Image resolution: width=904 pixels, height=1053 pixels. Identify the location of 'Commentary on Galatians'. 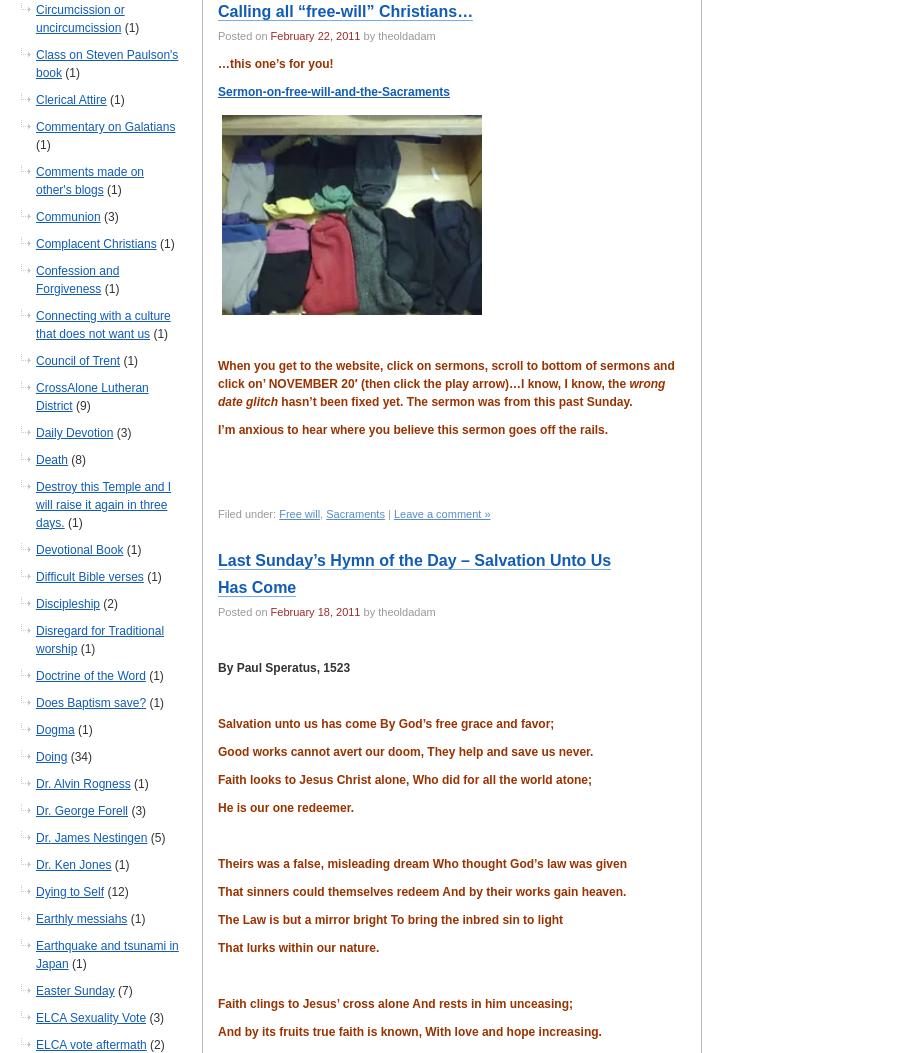
(105, 126).